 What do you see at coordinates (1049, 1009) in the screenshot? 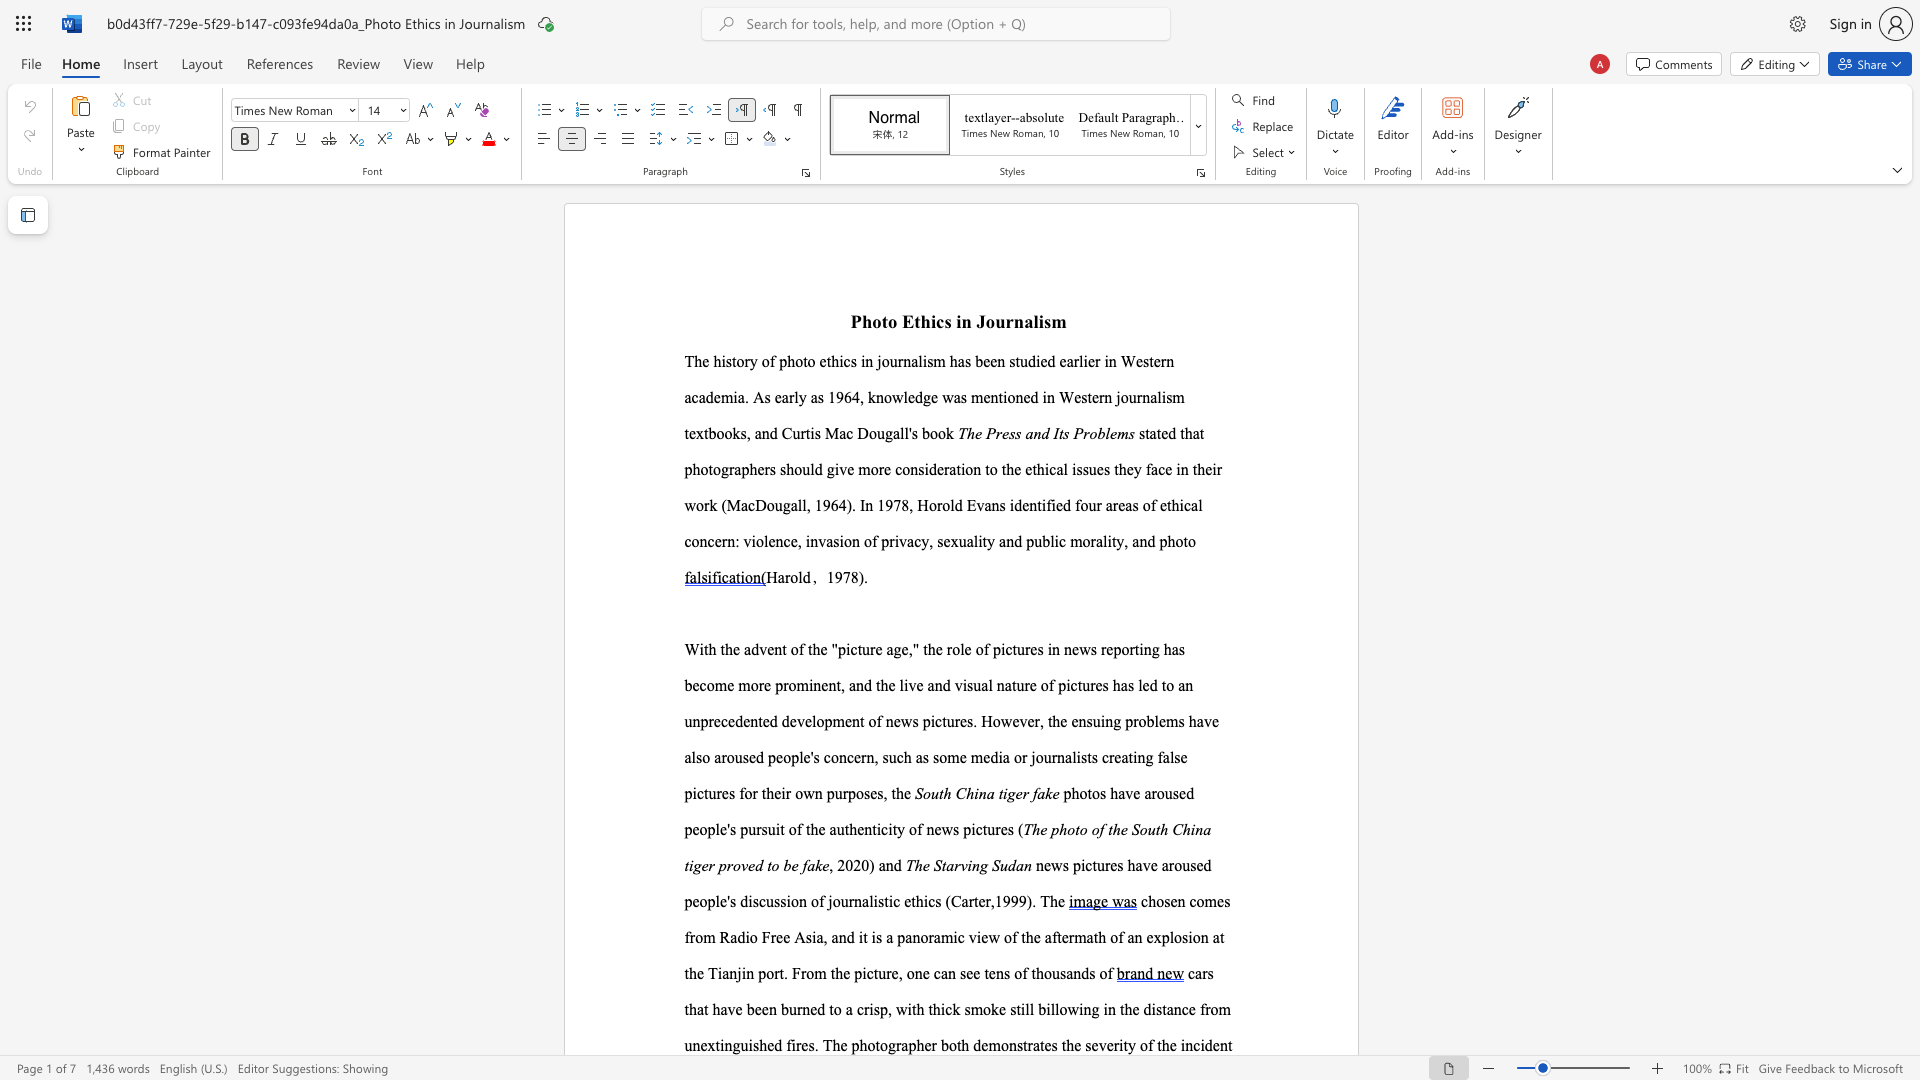
I see `the subset text "llowing in the distance from unexting" within the text "cars that have been burned to a crisp, with thick smoke still billowing in the distance from unextinguished fires. The"` at bounding box center [1049, 1009].